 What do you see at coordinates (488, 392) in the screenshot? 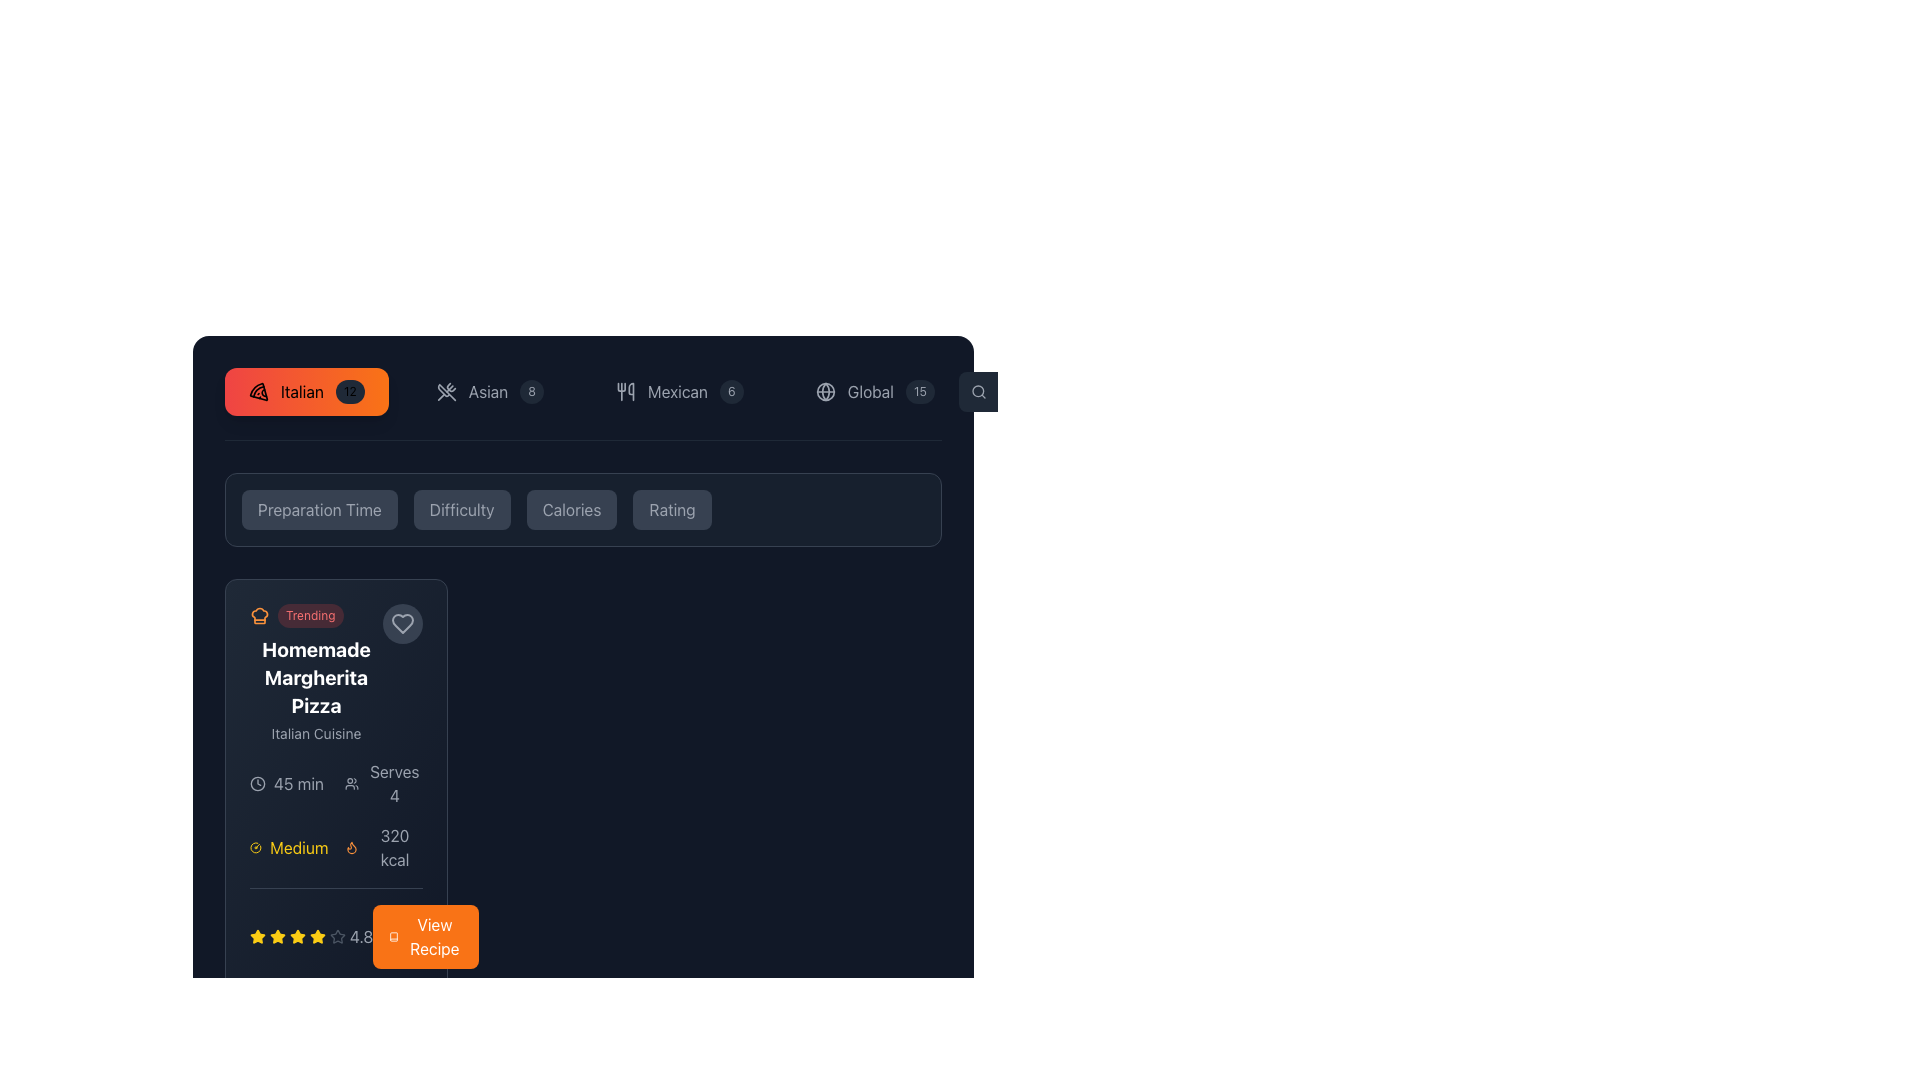
I see `the 'Asian' label in the horizontal navigation bar` at bounding box center [488, 392].